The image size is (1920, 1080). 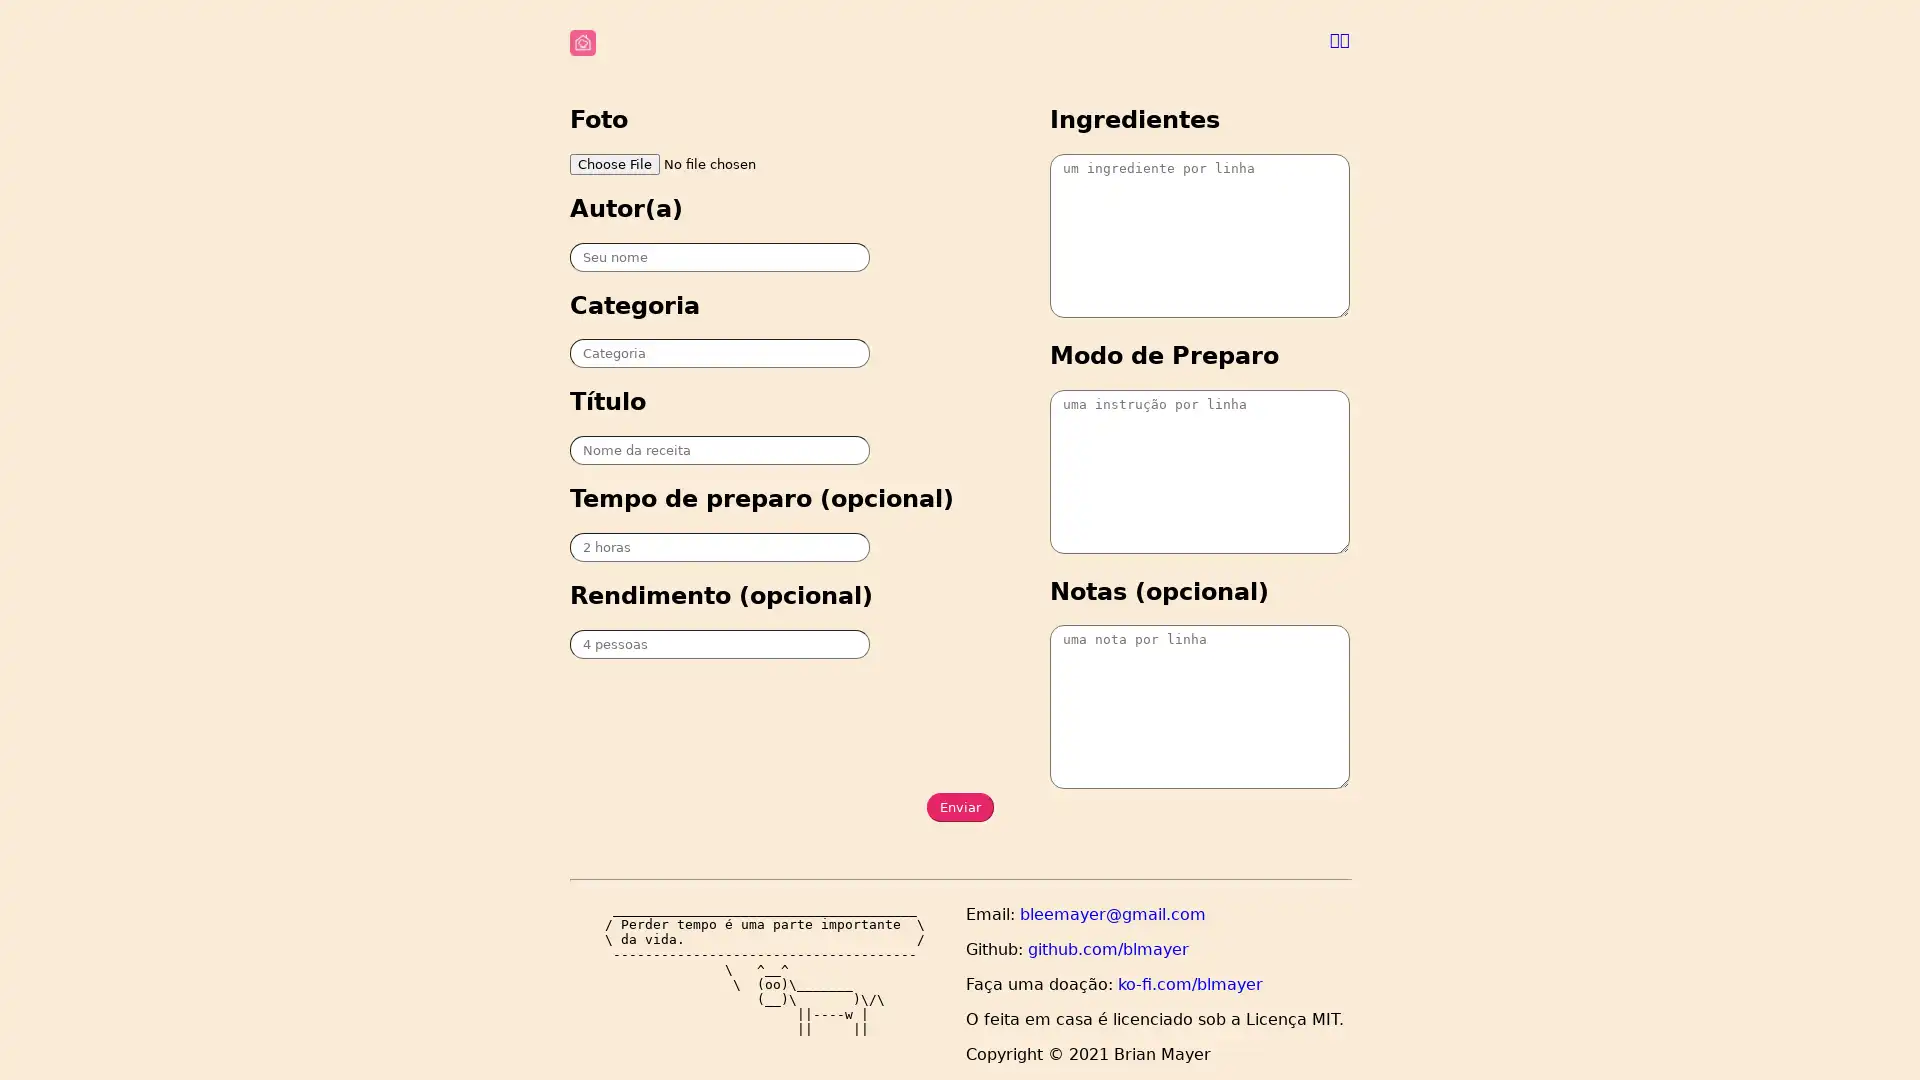 What do you see at coordinates (958, 806) in the screenshot?
I see `Enviar` at bounding box center [958, 806].